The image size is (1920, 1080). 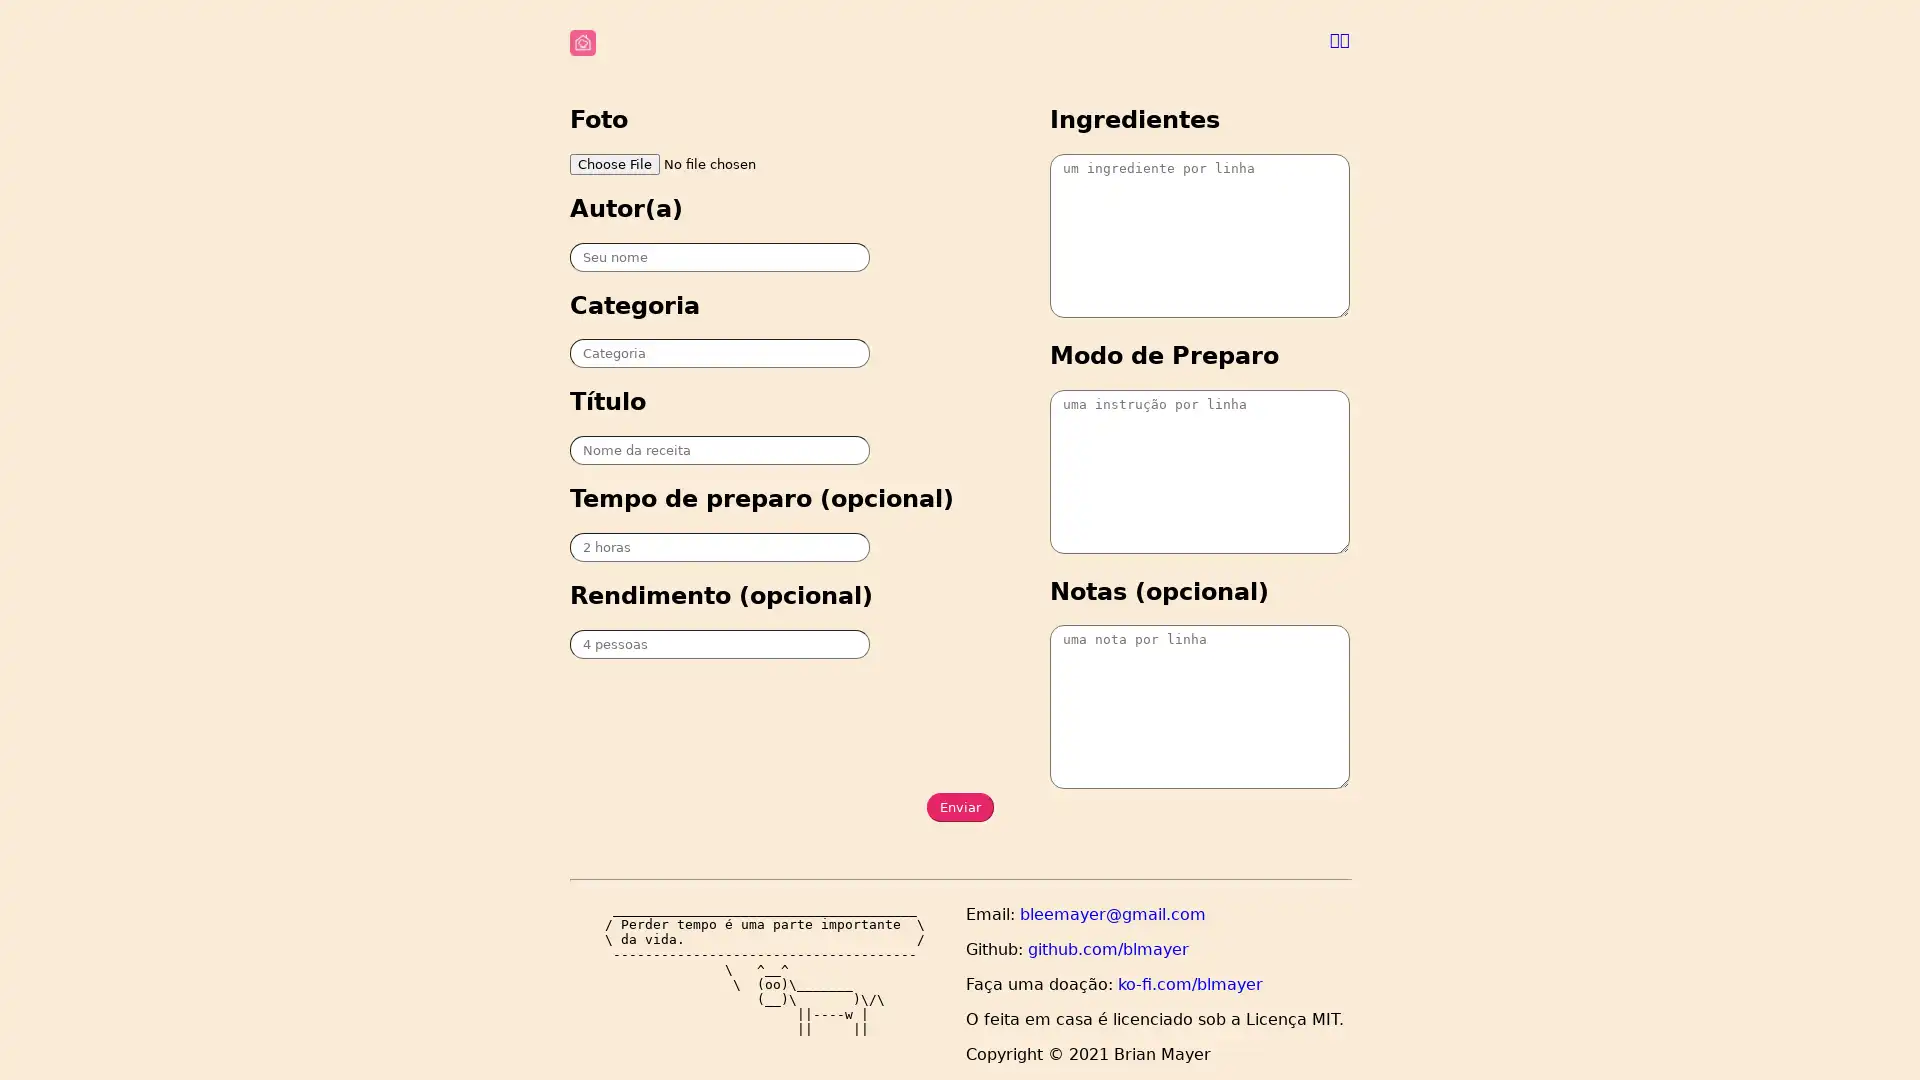 What do you see at coordinates (958, 806) in the screenshot?
I see `Enviar` at bounding box center [958, 806].